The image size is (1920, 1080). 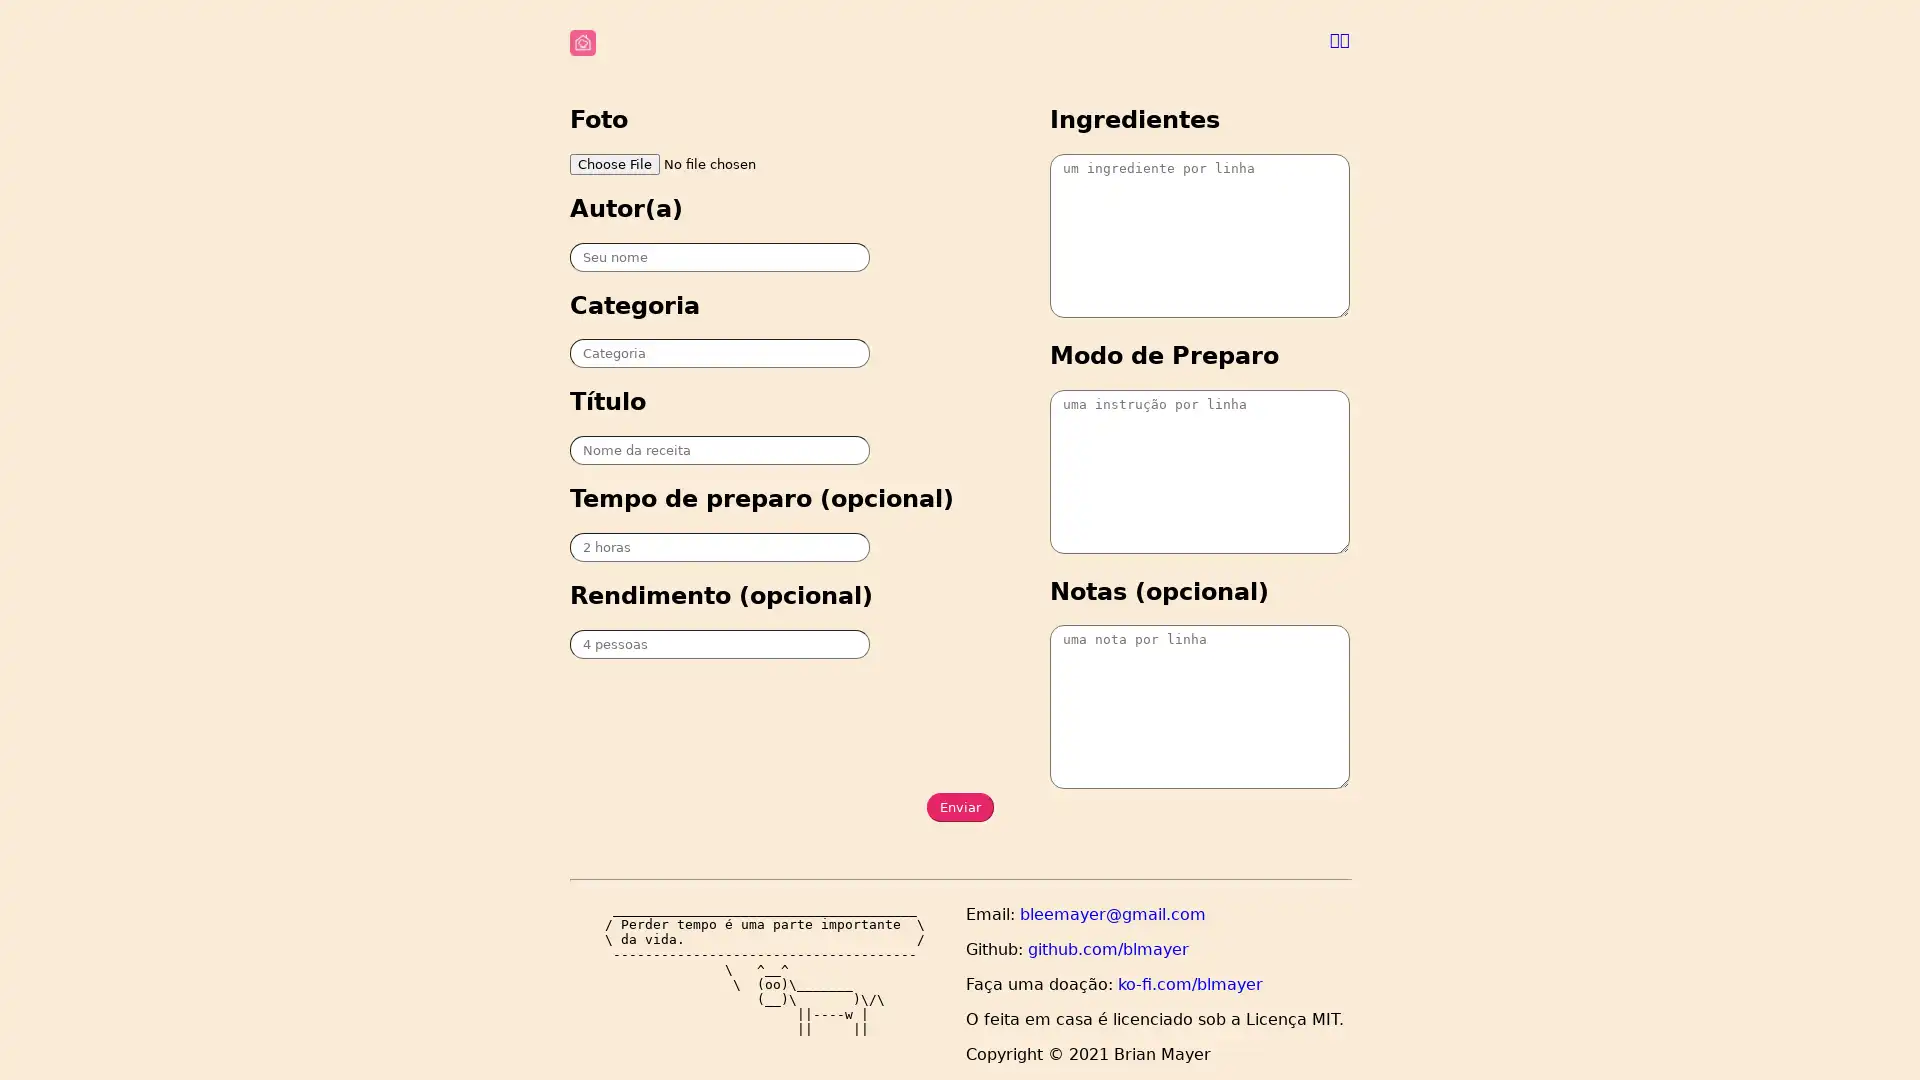 What do you see at coordinates (958, 806) in the screenshot?
I see `Enviar` at bounding box center [958, 806].